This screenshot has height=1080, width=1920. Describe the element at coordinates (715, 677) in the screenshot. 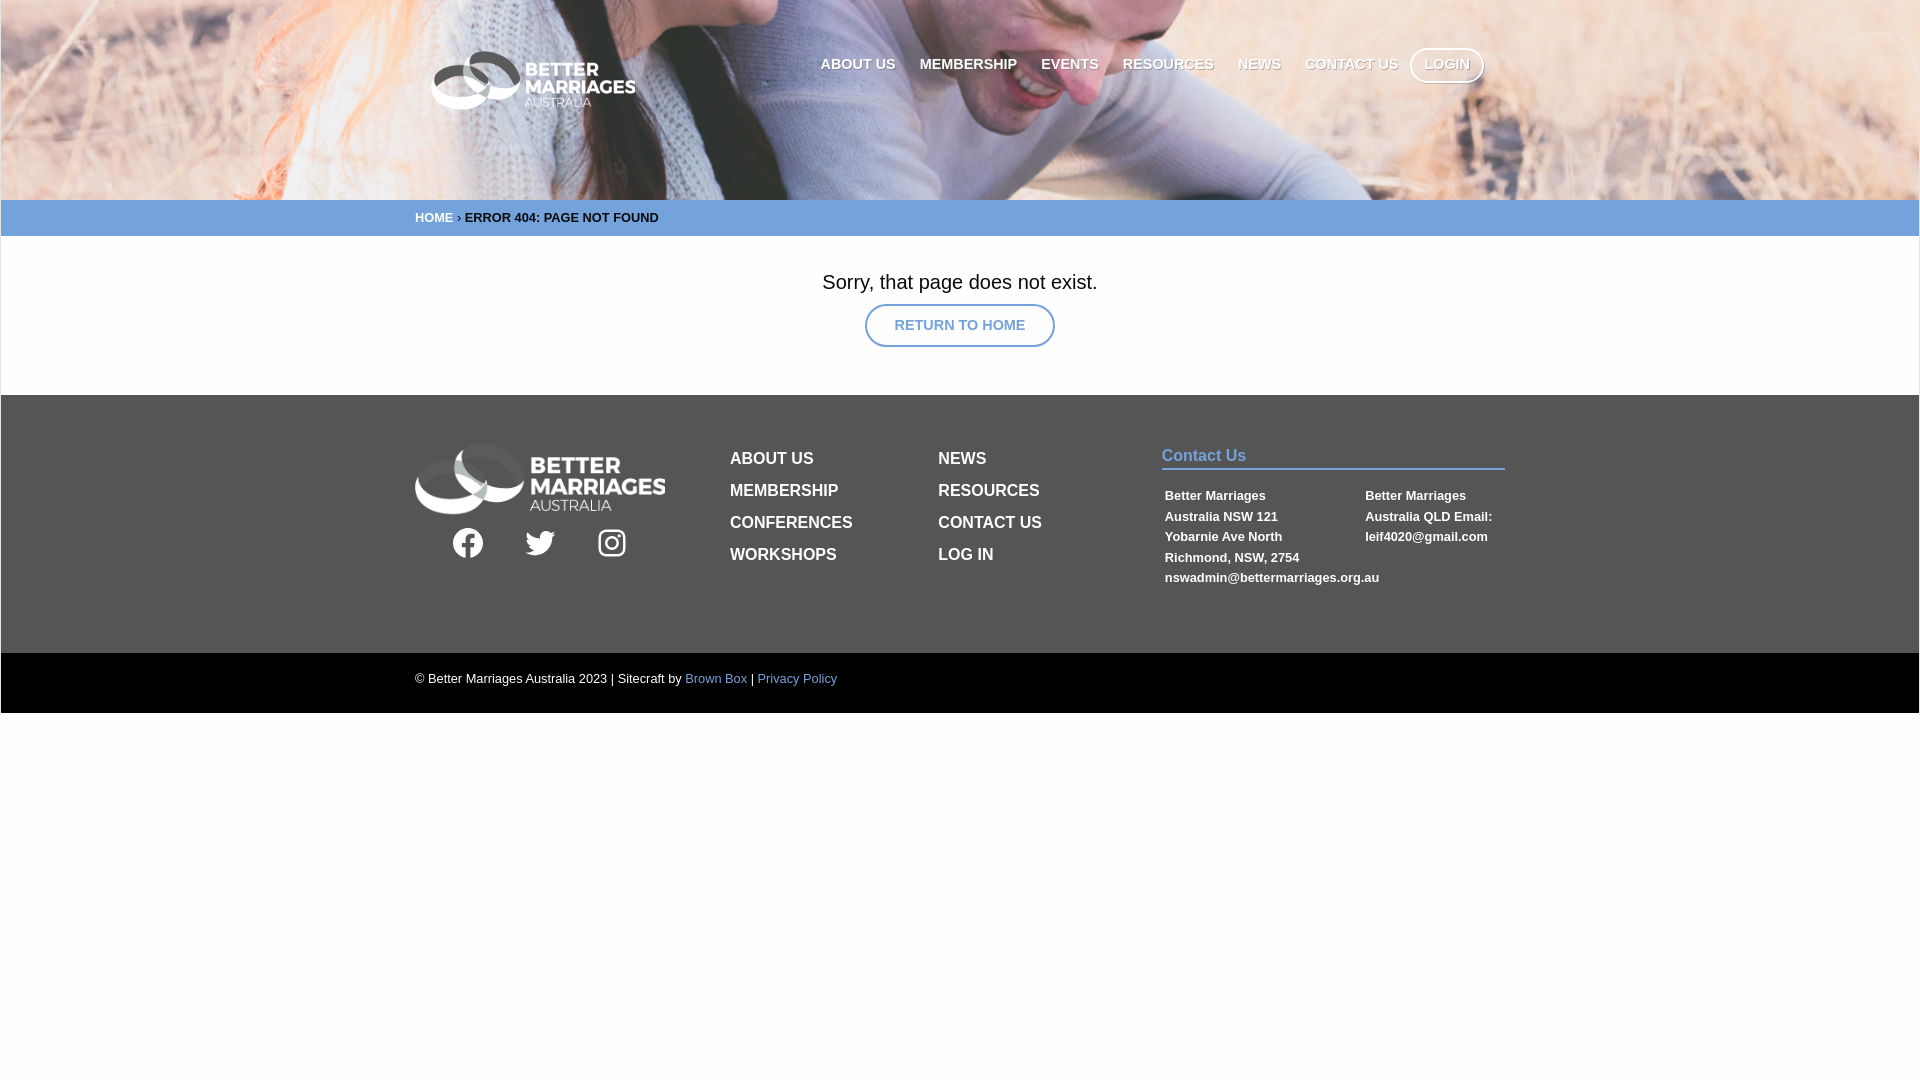

I see `'Brown Box'` at that location.